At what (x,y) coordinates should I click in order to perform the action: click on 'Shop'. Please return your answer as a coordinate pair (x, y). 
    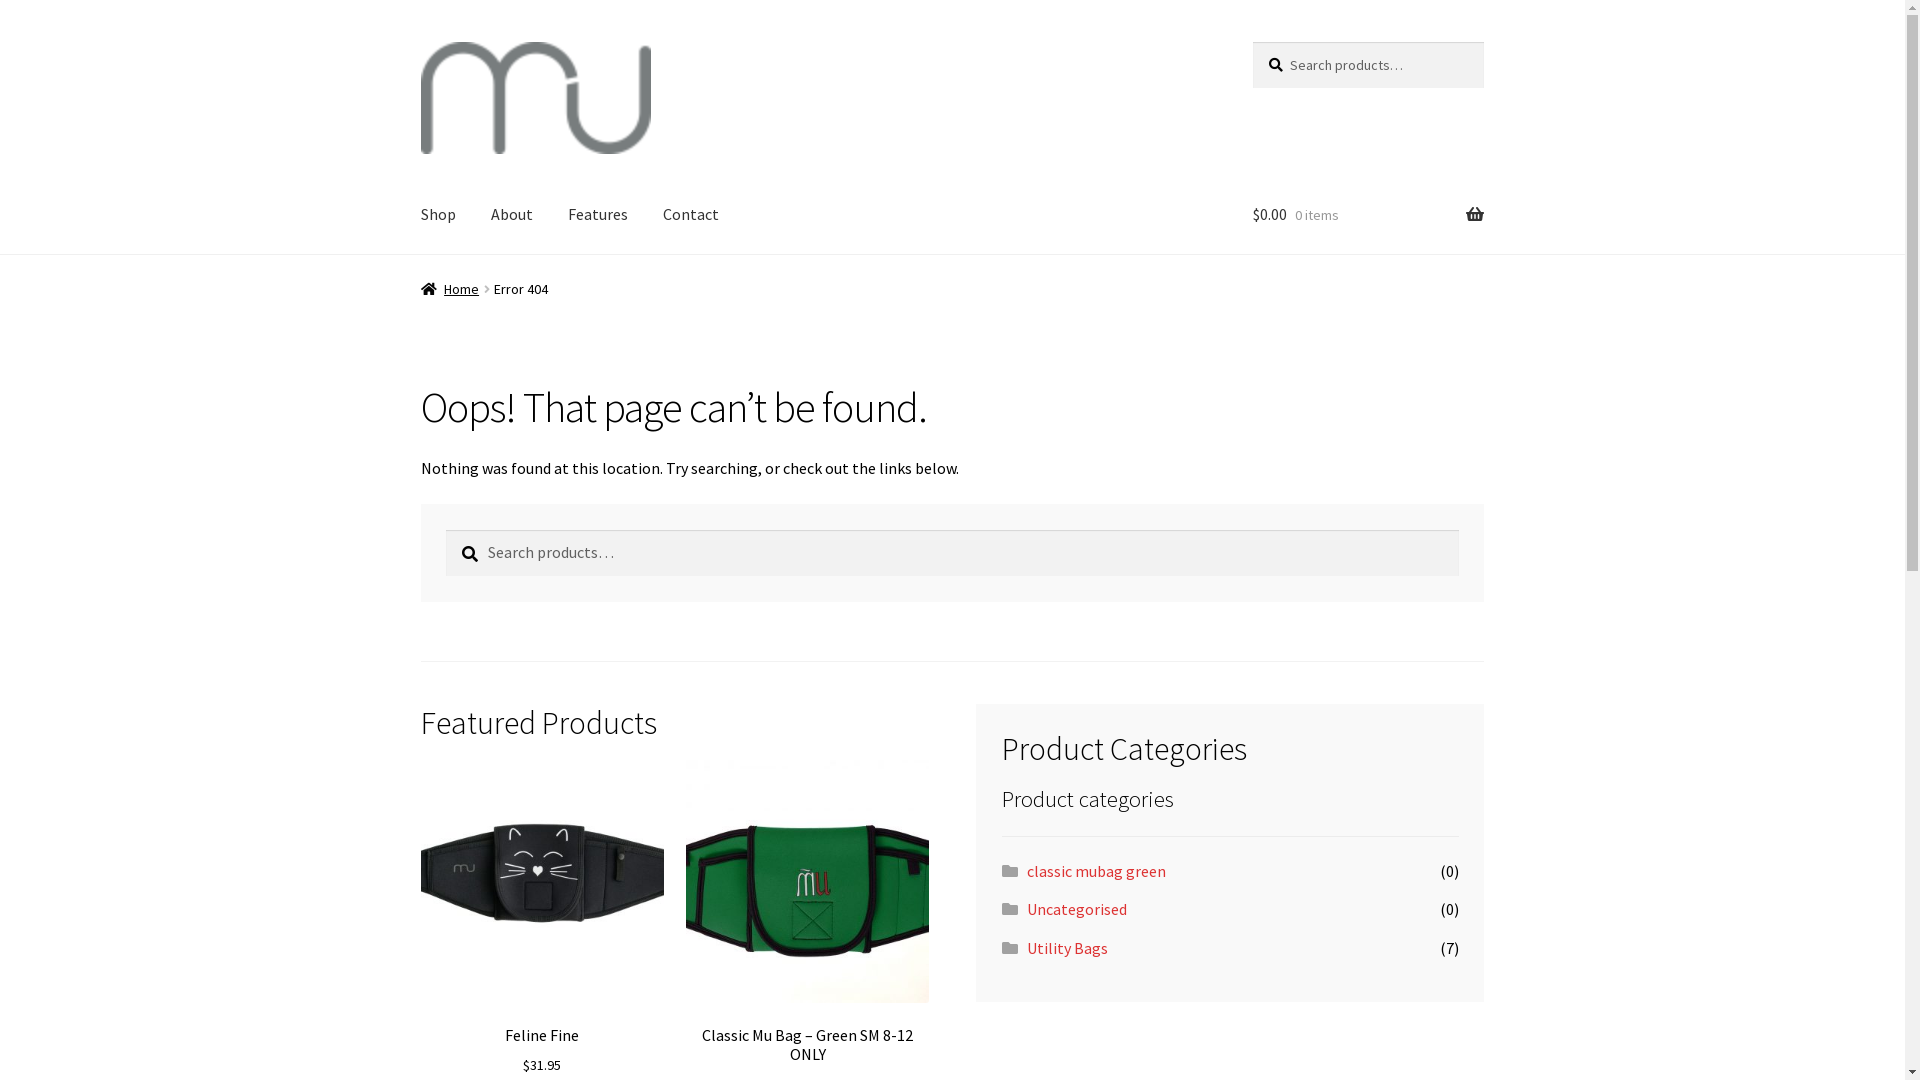
    Looking at the image, I should click on (437, 216).